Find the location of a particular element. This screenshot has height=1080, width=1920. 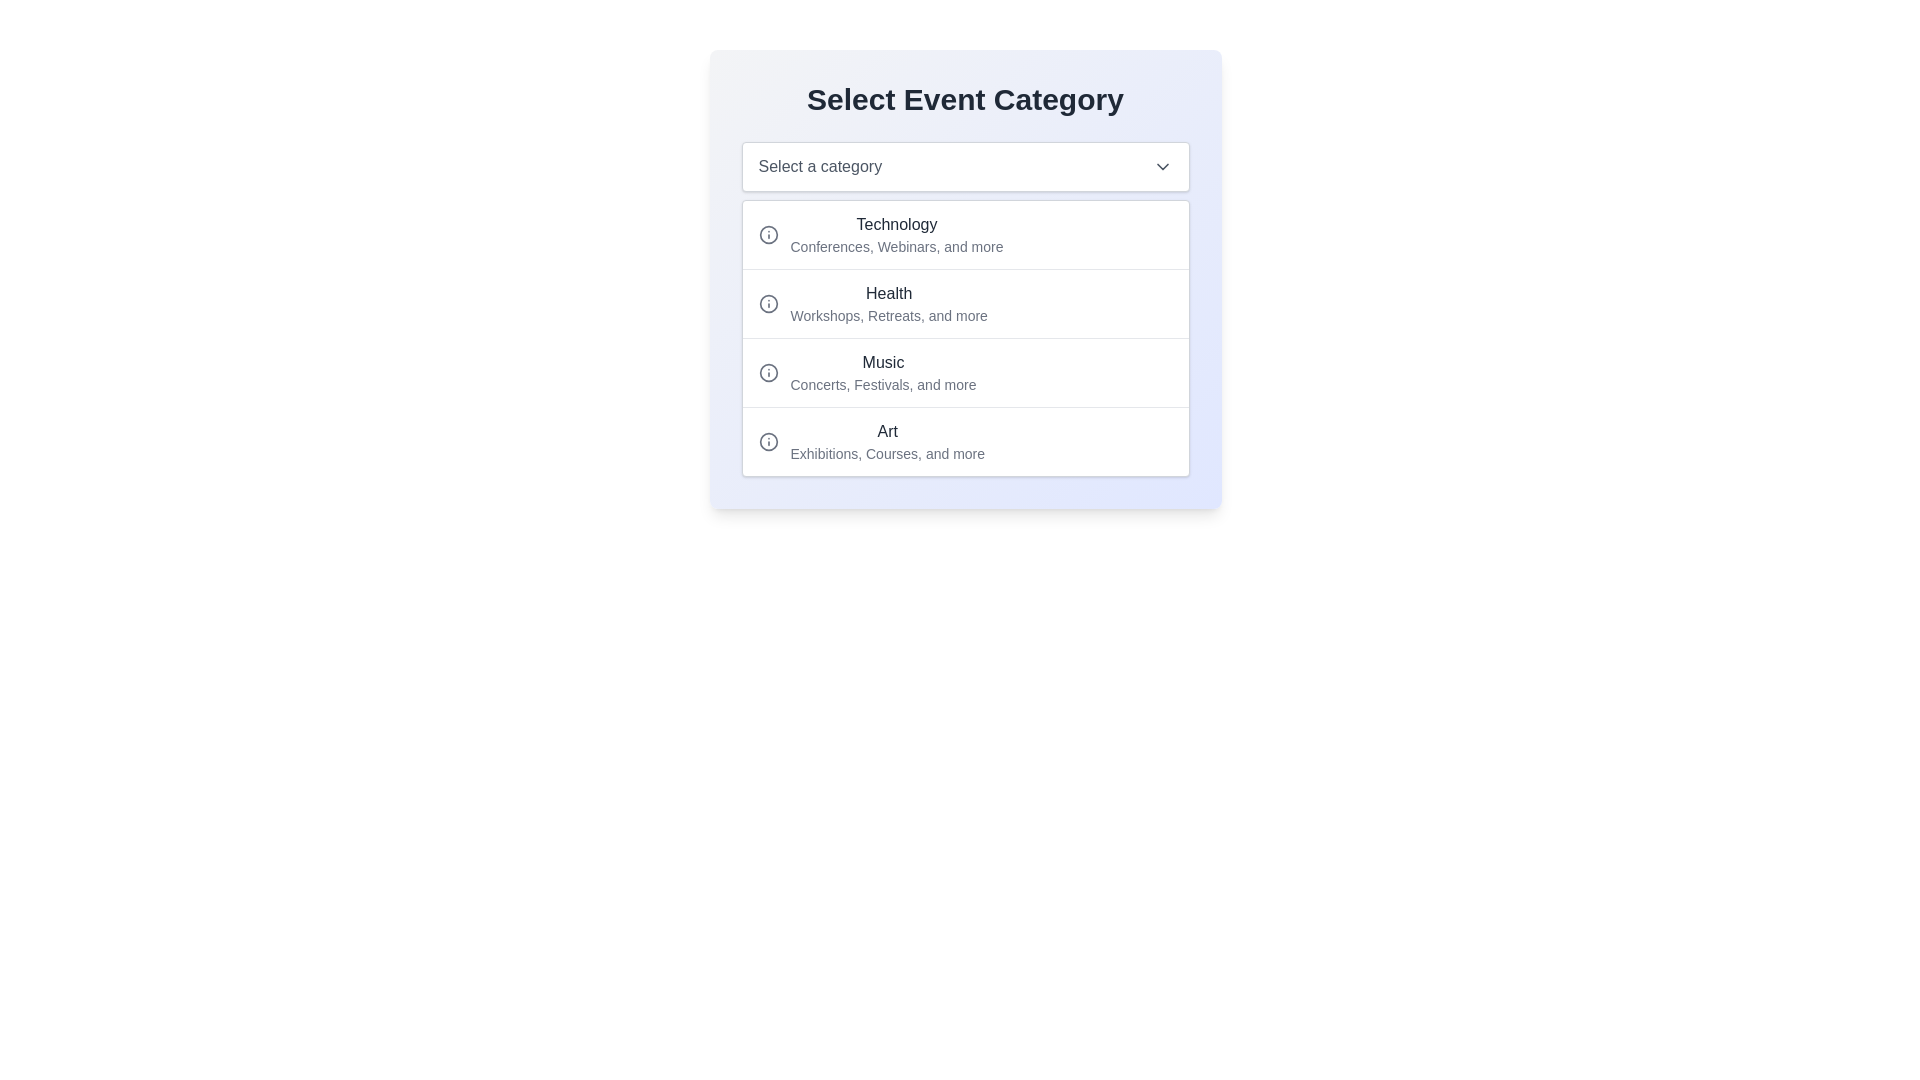

the 'Technology' category label text element, which consists of two lines of text: 'Technology' in medium-weight font and 'Conferences, Webinars, and more' in a smaller font, located below the dropdown selector in the 'Select Event Category' section is located at coordinates (896, 234).